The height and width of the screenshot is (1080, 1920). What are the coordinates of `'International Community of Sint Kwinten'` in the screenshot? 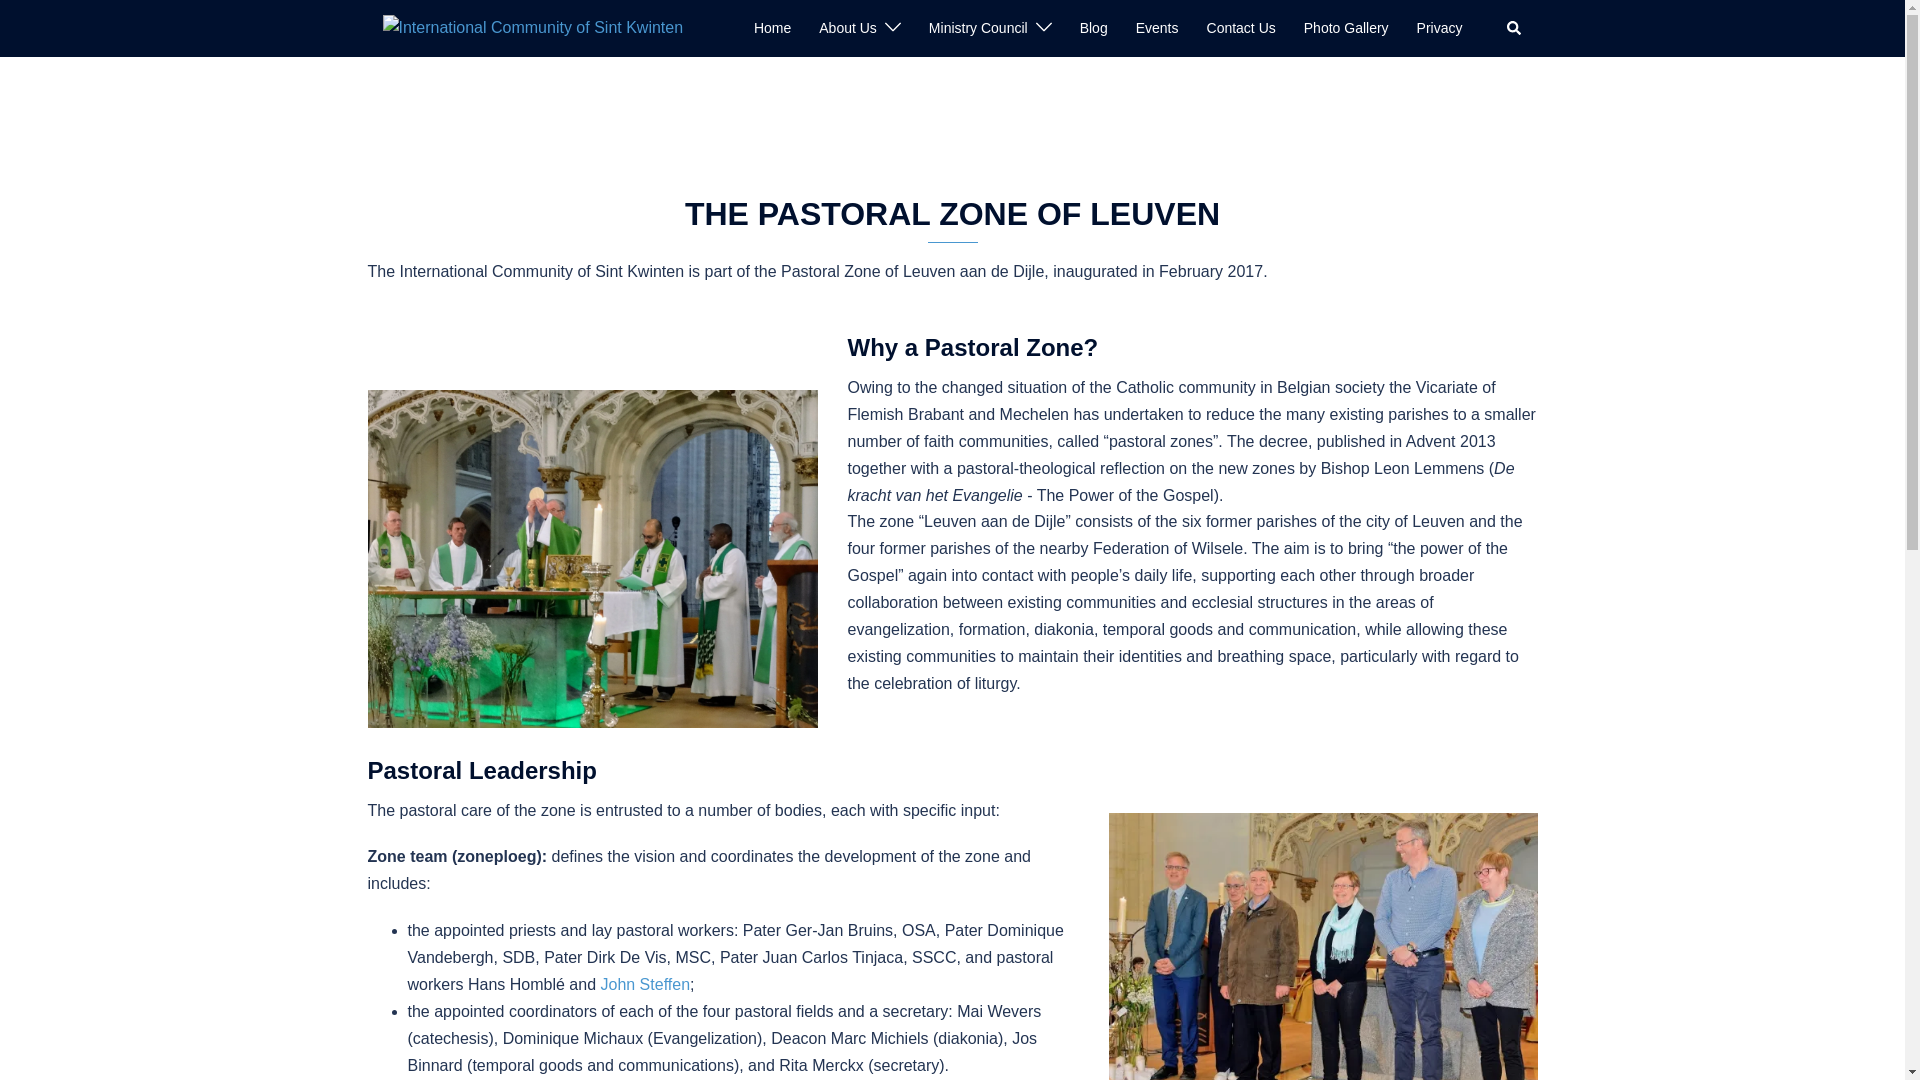 It's located at (532, 27).